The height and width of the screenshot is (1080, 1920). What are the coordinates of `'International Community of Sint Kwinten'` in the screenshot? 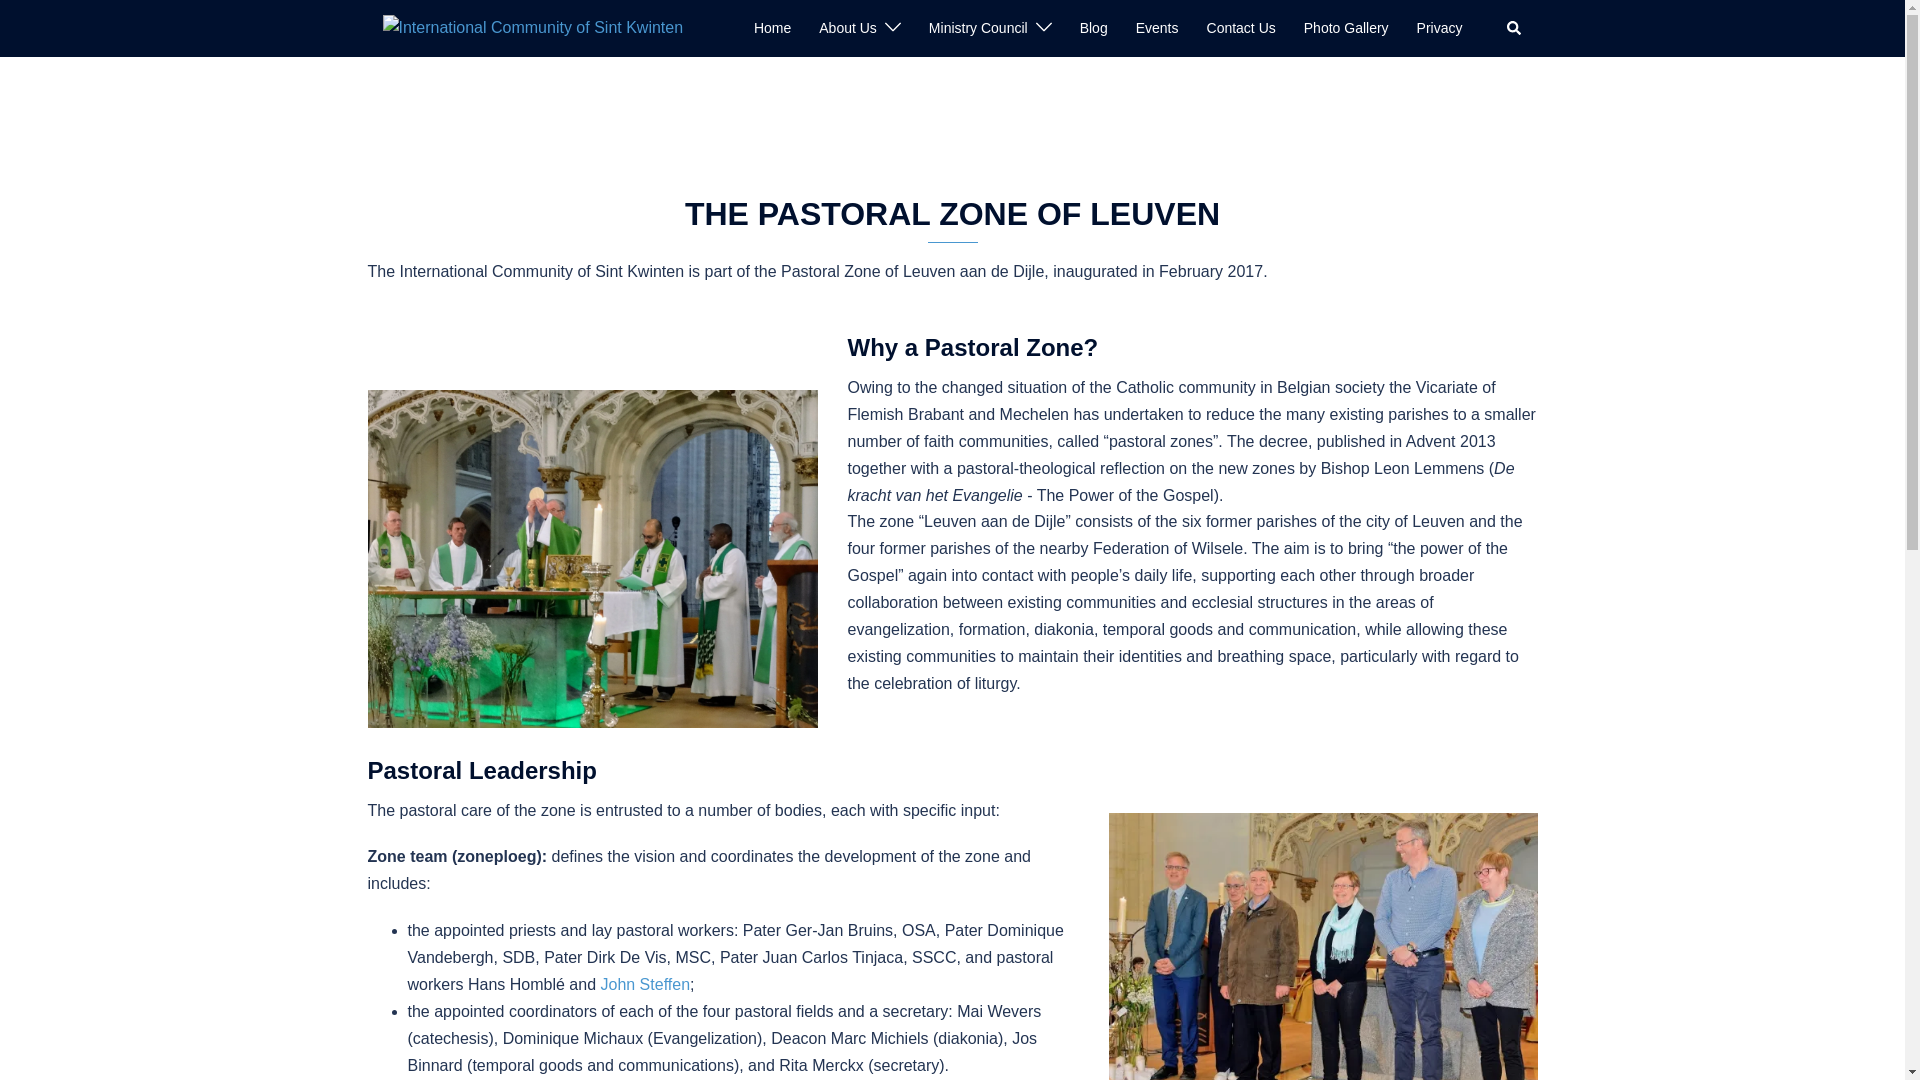 It's located at (532, 27).